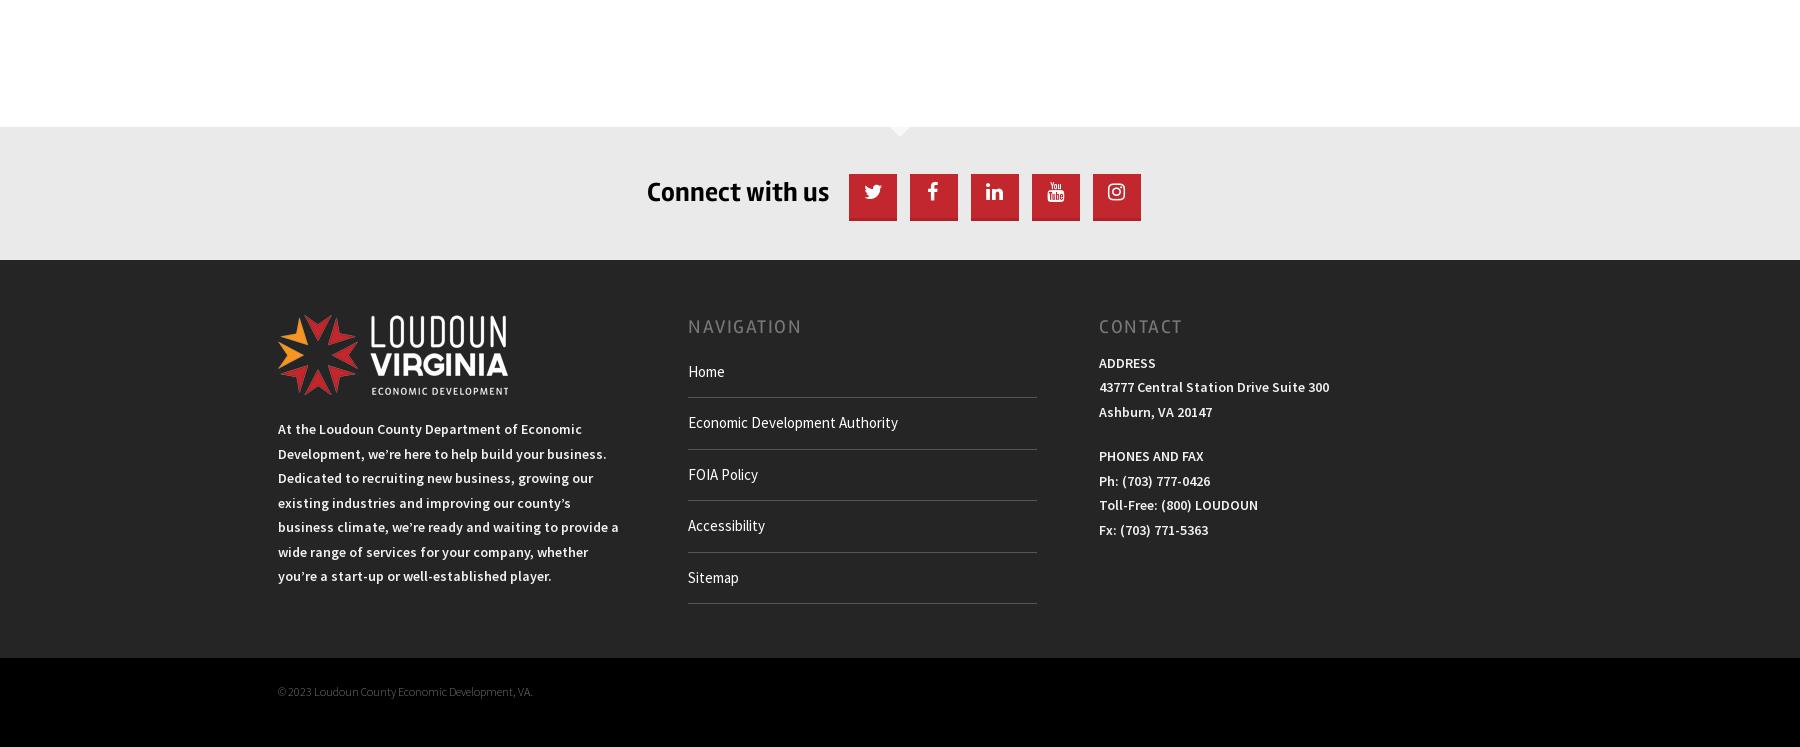  What do you see at coordinates (705, 369) in the screenshot?
I see `'Home'` at bounding box center [705, 369].